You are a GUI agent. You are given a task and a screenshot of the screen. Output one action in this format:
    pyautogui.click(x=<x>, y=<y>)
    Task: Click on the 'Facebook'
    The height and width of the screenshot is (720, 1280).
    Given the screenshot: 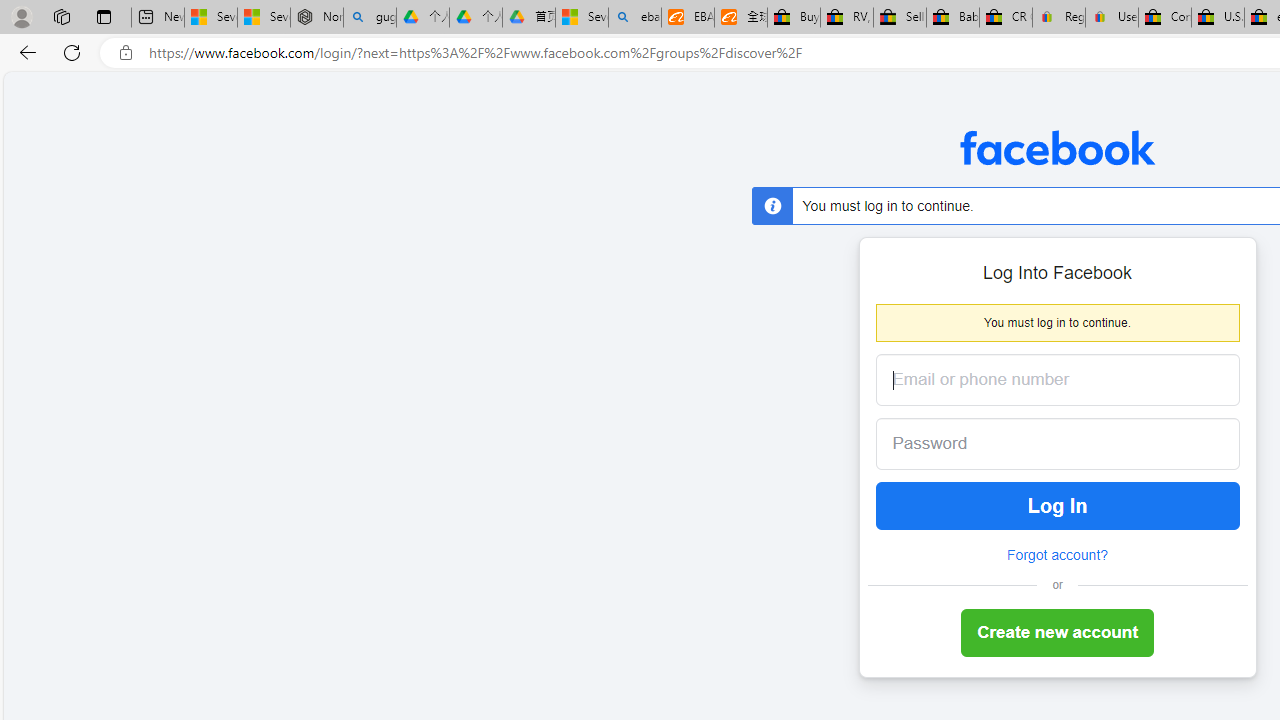 What is the action you would take?
    pyautogui.click(x=1056, y=146)
    